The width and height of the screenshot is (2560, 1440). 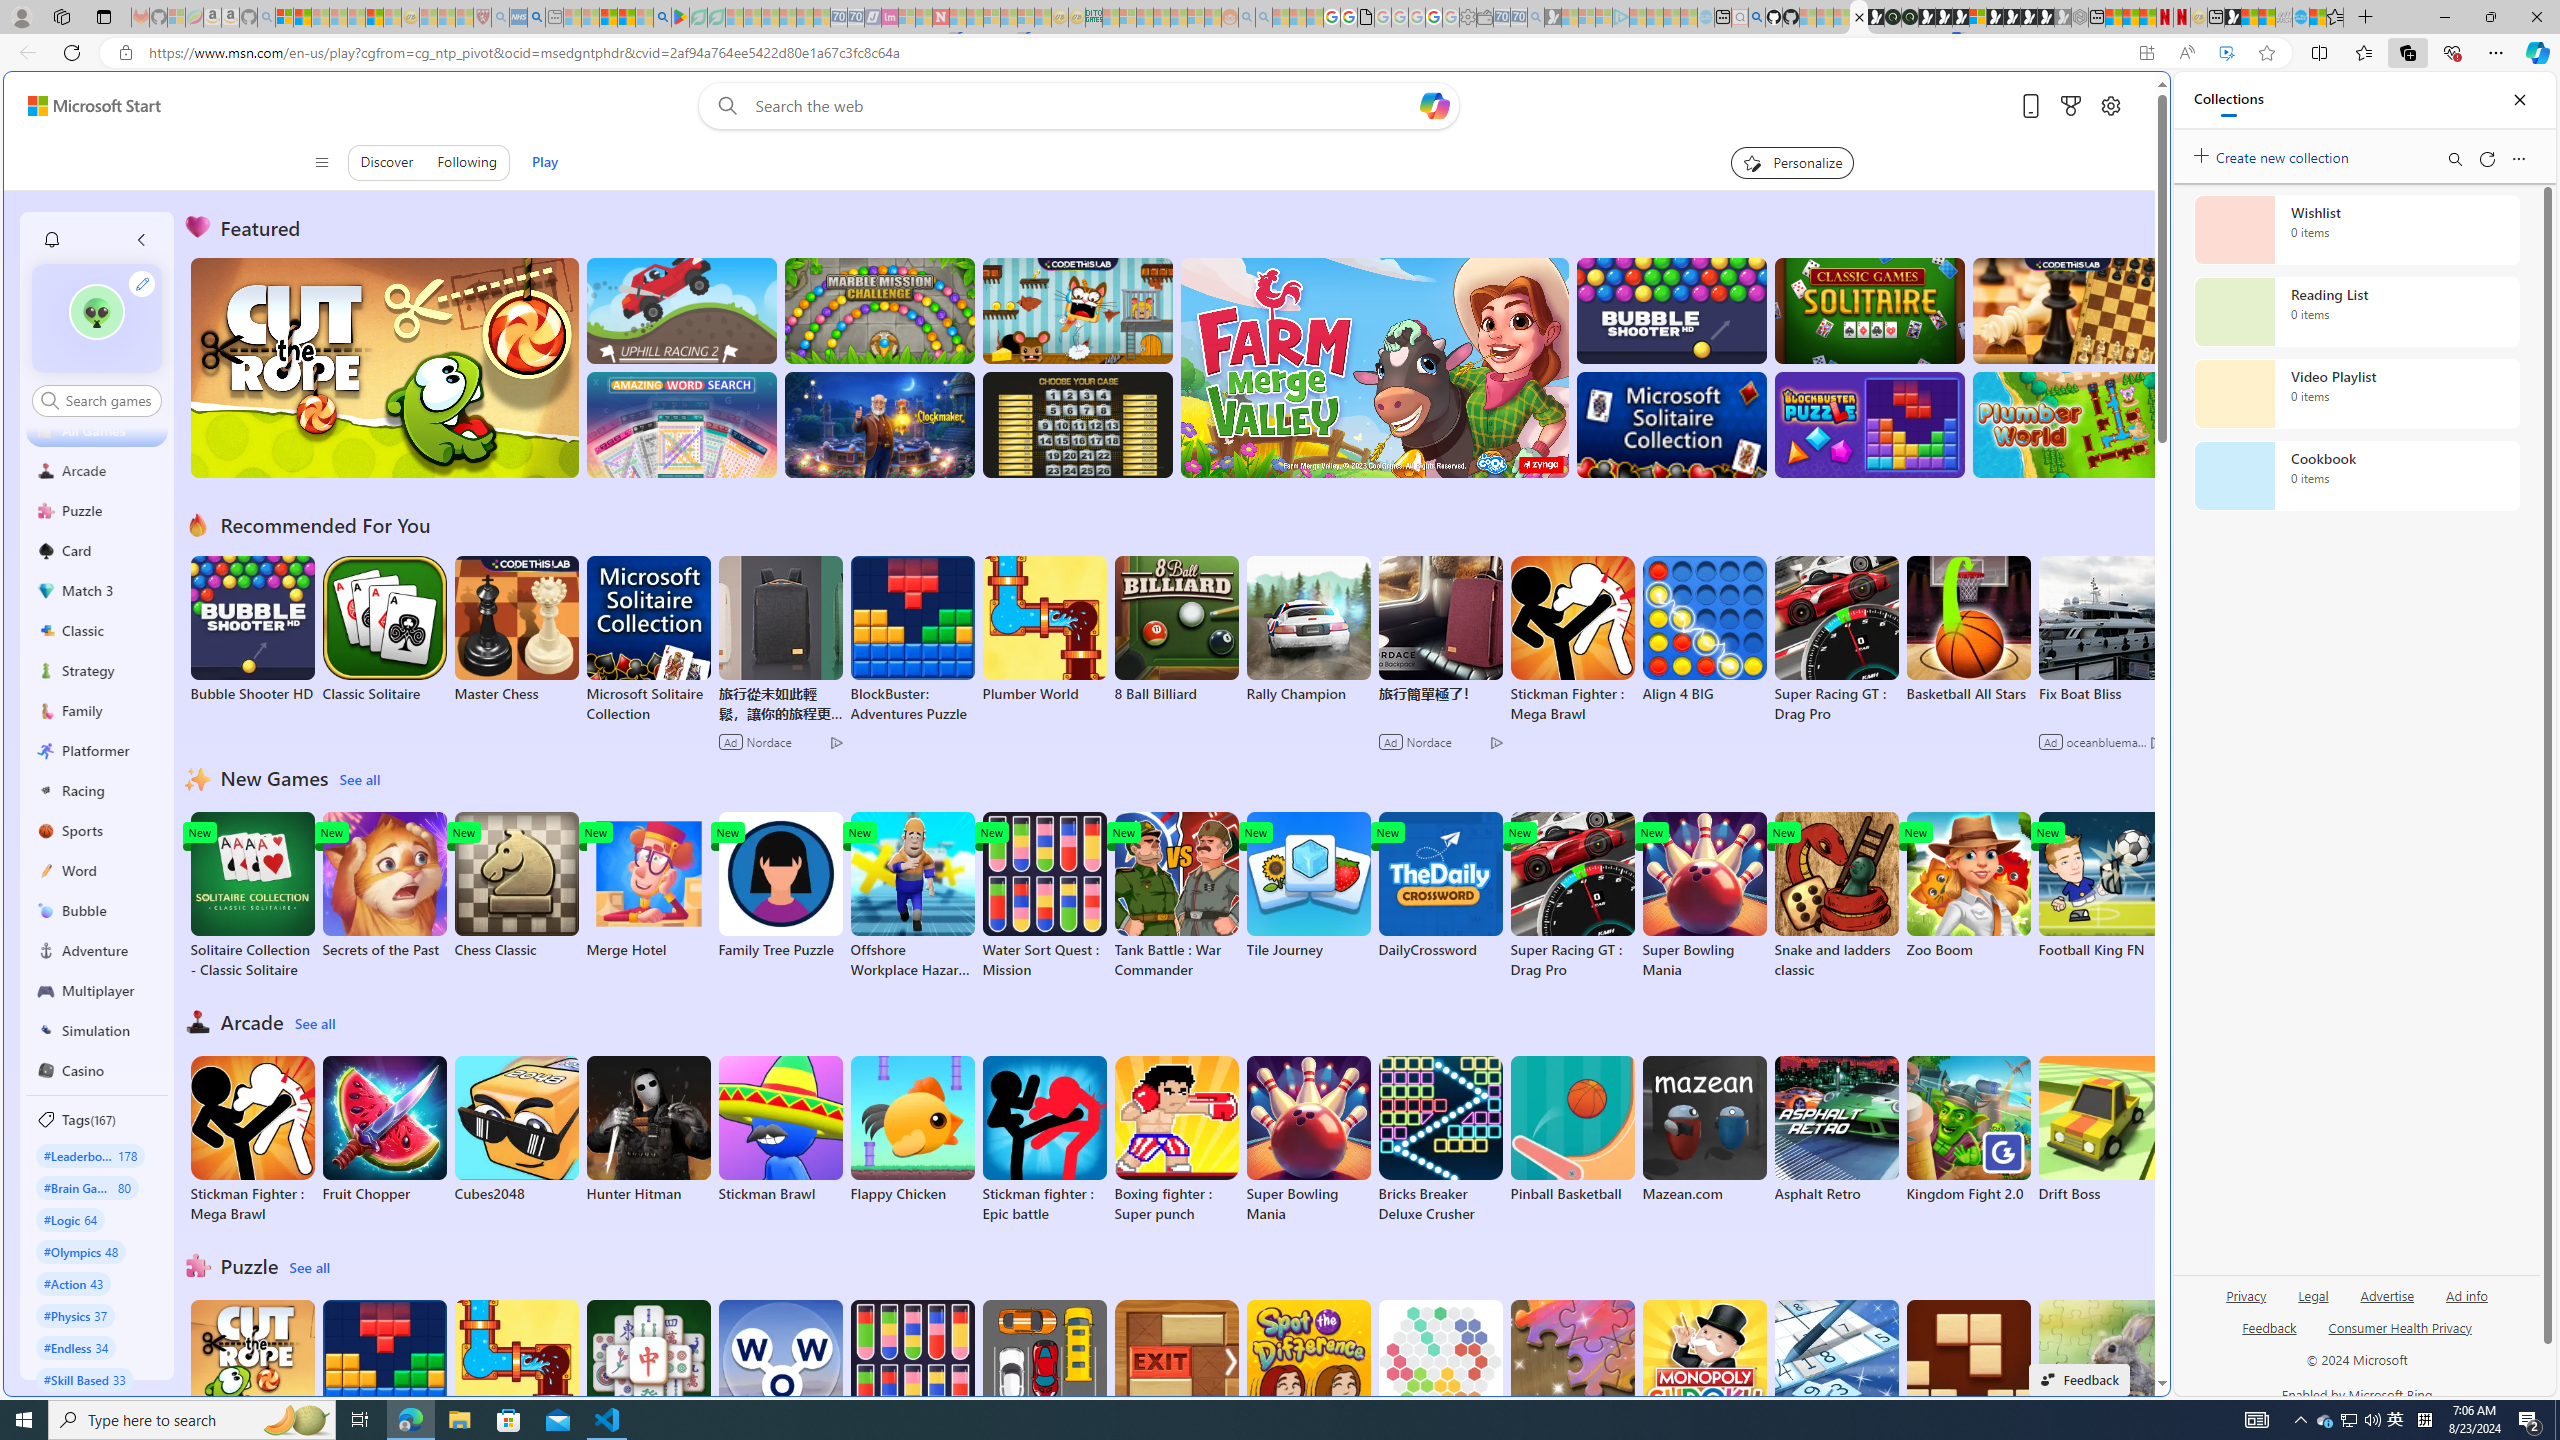 I want to click on 'Cookbook collection, 0 items', so click(x=2356, y=474).